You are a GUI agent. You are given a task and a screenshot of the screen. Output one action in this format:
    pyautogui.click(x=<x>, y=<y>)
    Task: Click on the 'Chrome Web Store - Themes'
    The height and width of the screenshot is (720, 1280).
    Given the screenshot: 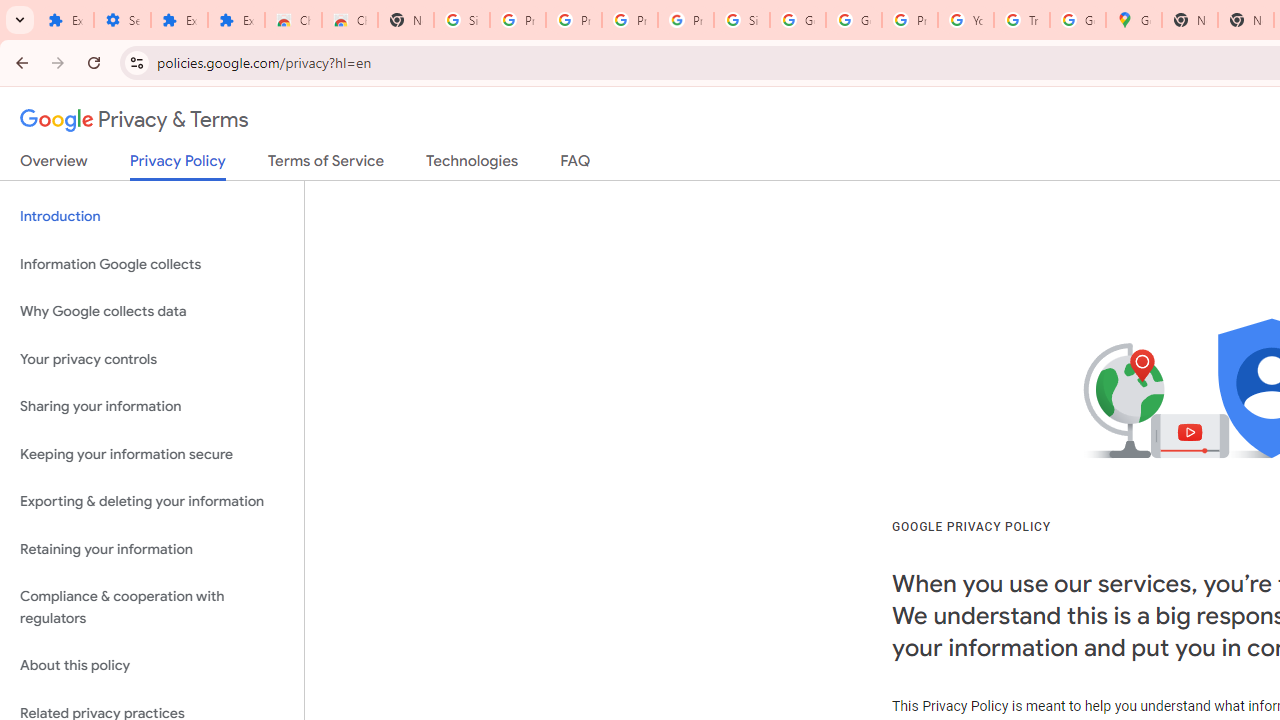 What is the action you would take?
    pyautogui.click(x=350, y=20)
    